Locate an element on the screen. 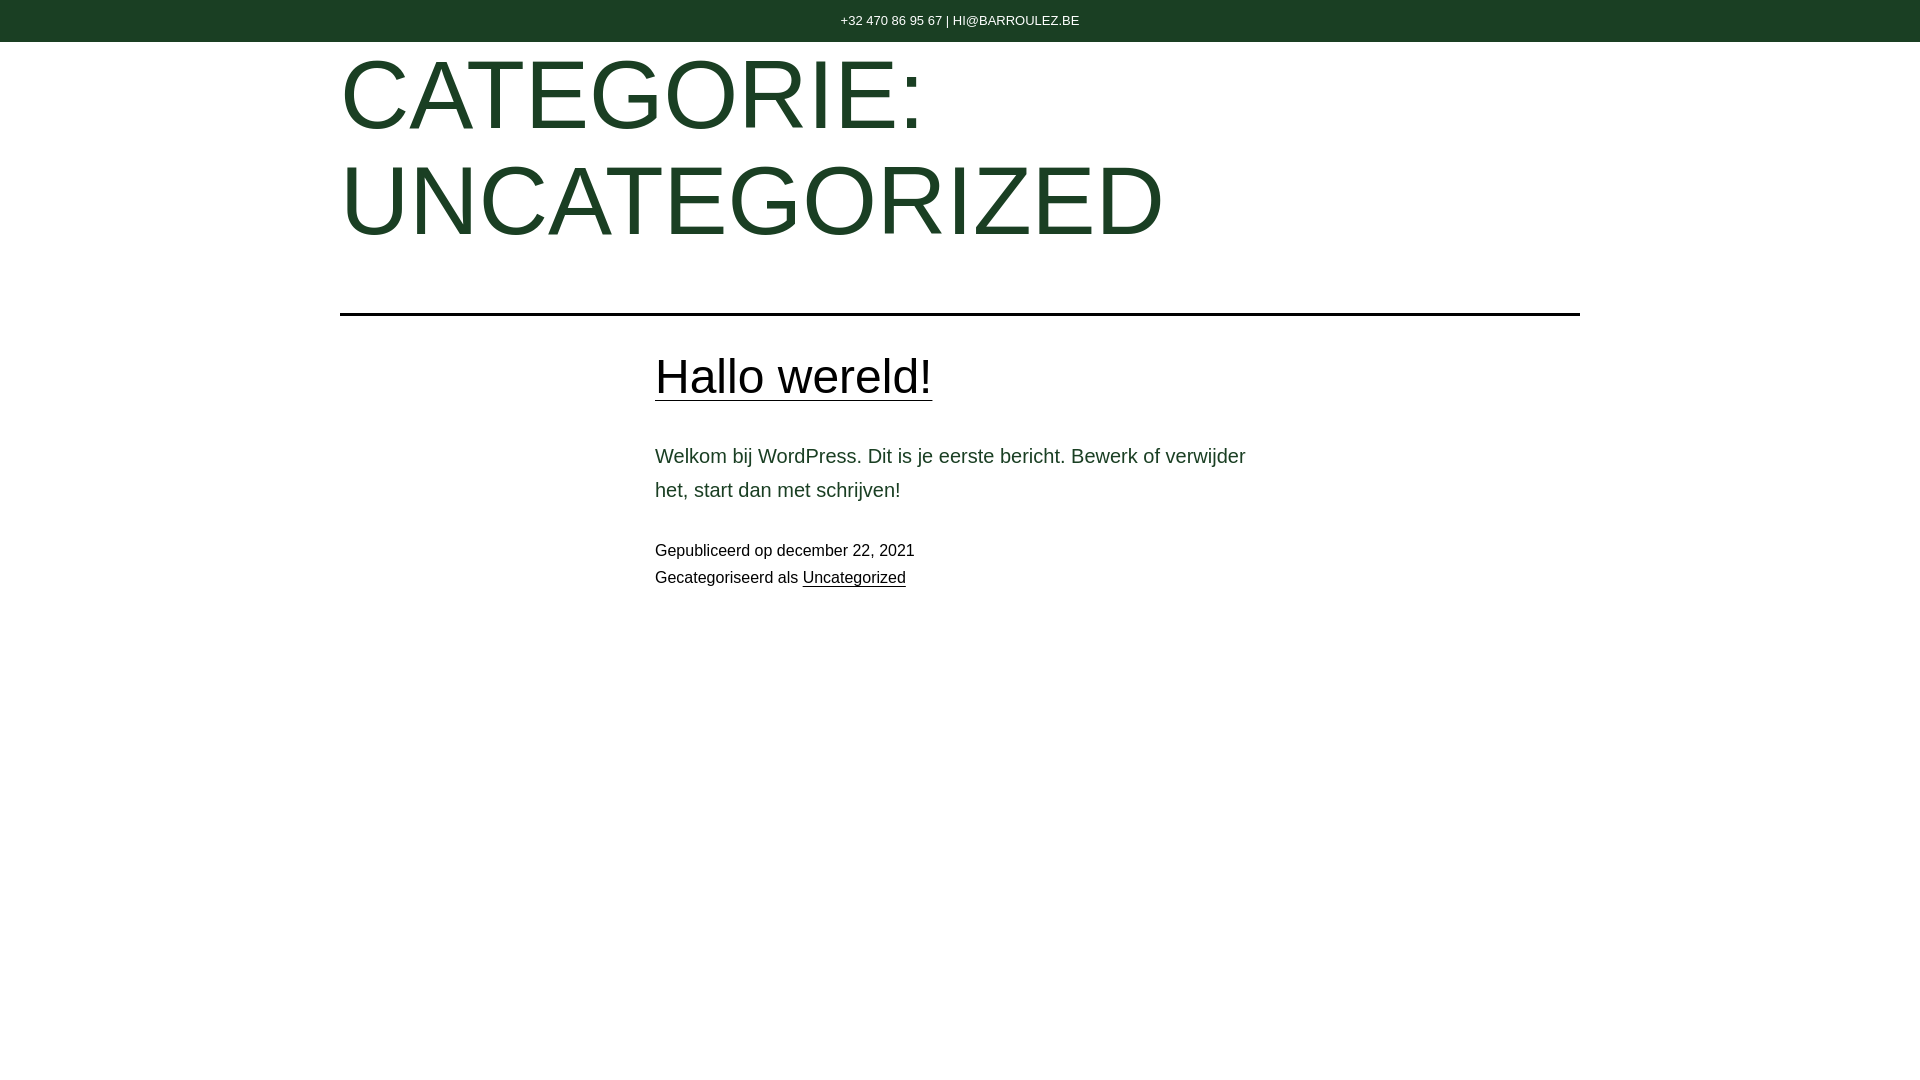  '+32 470 86 95 67' is located at coordinates (891, 20).